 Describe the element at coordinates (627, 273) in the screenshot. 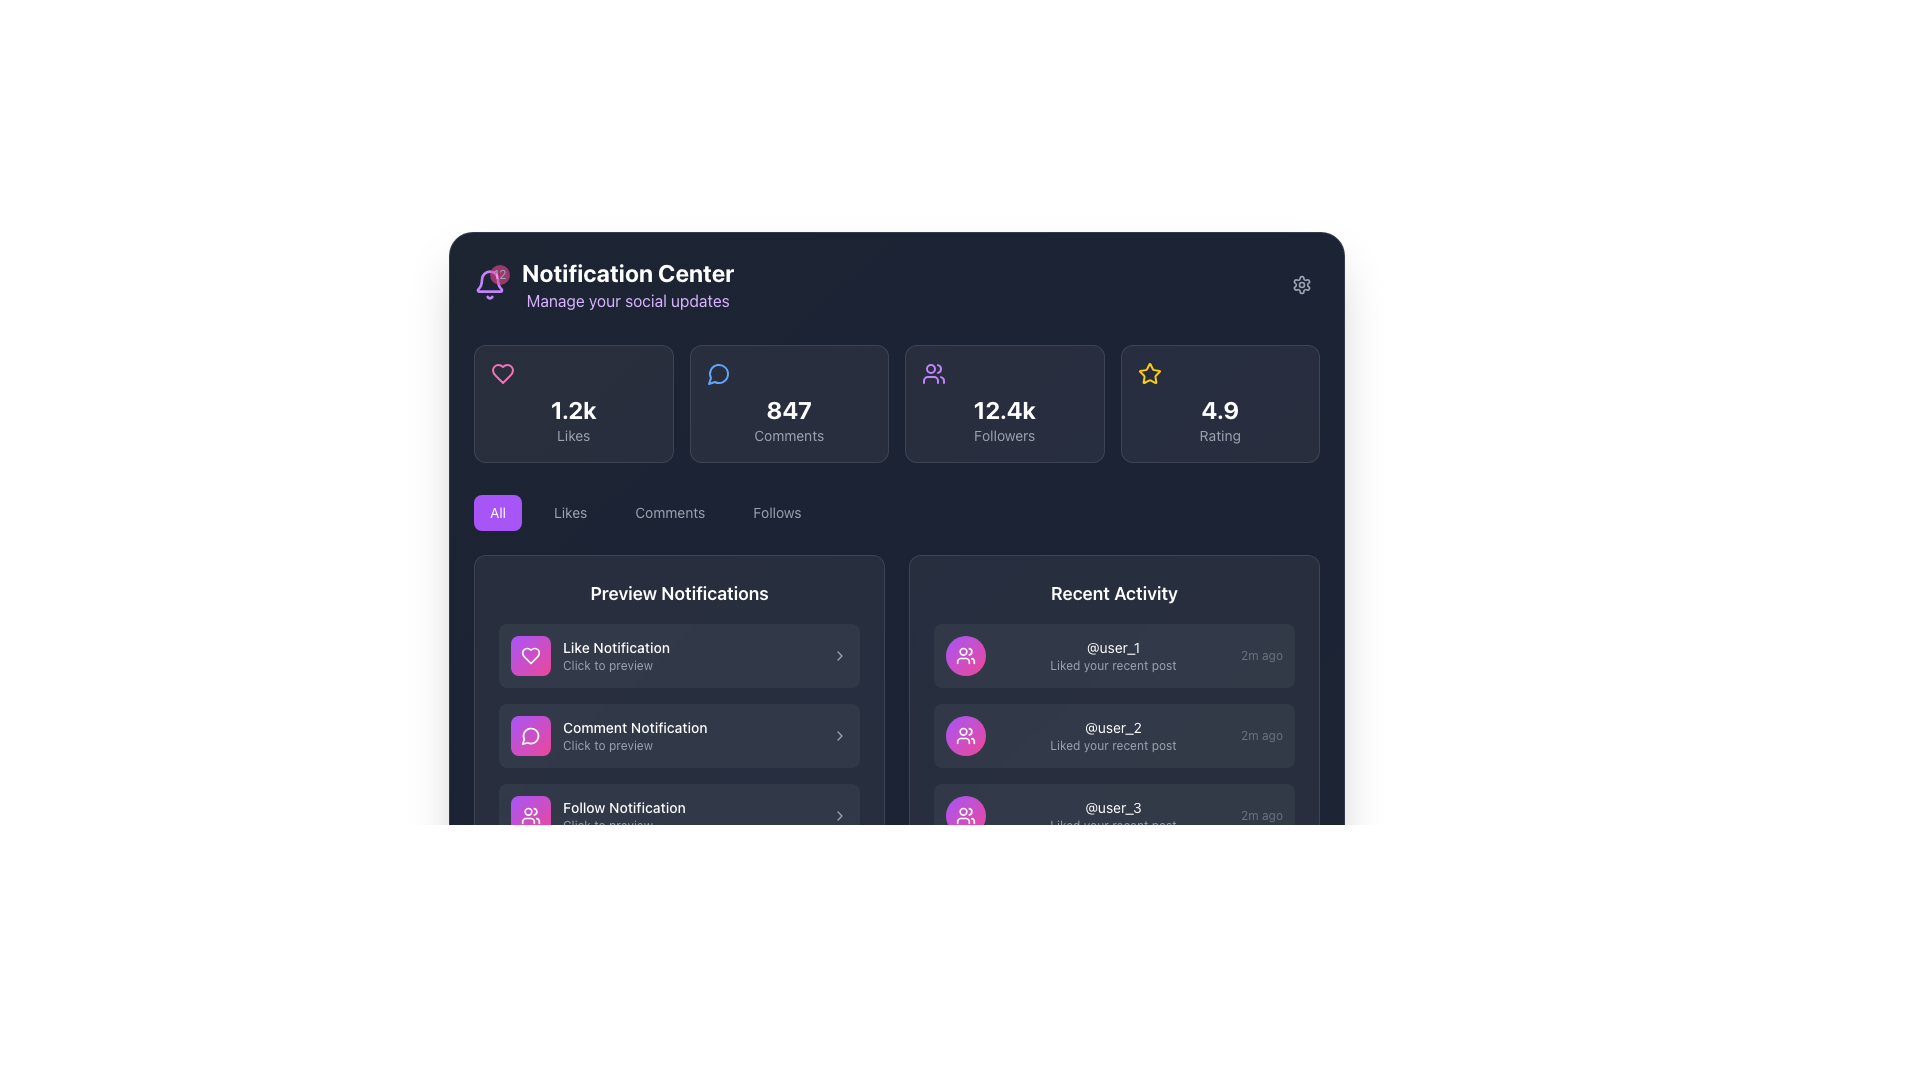

I see `the 'Notification Center' text label element, which is prominently styled in bold, large white font and located in the top-left section of the interface` at that location.